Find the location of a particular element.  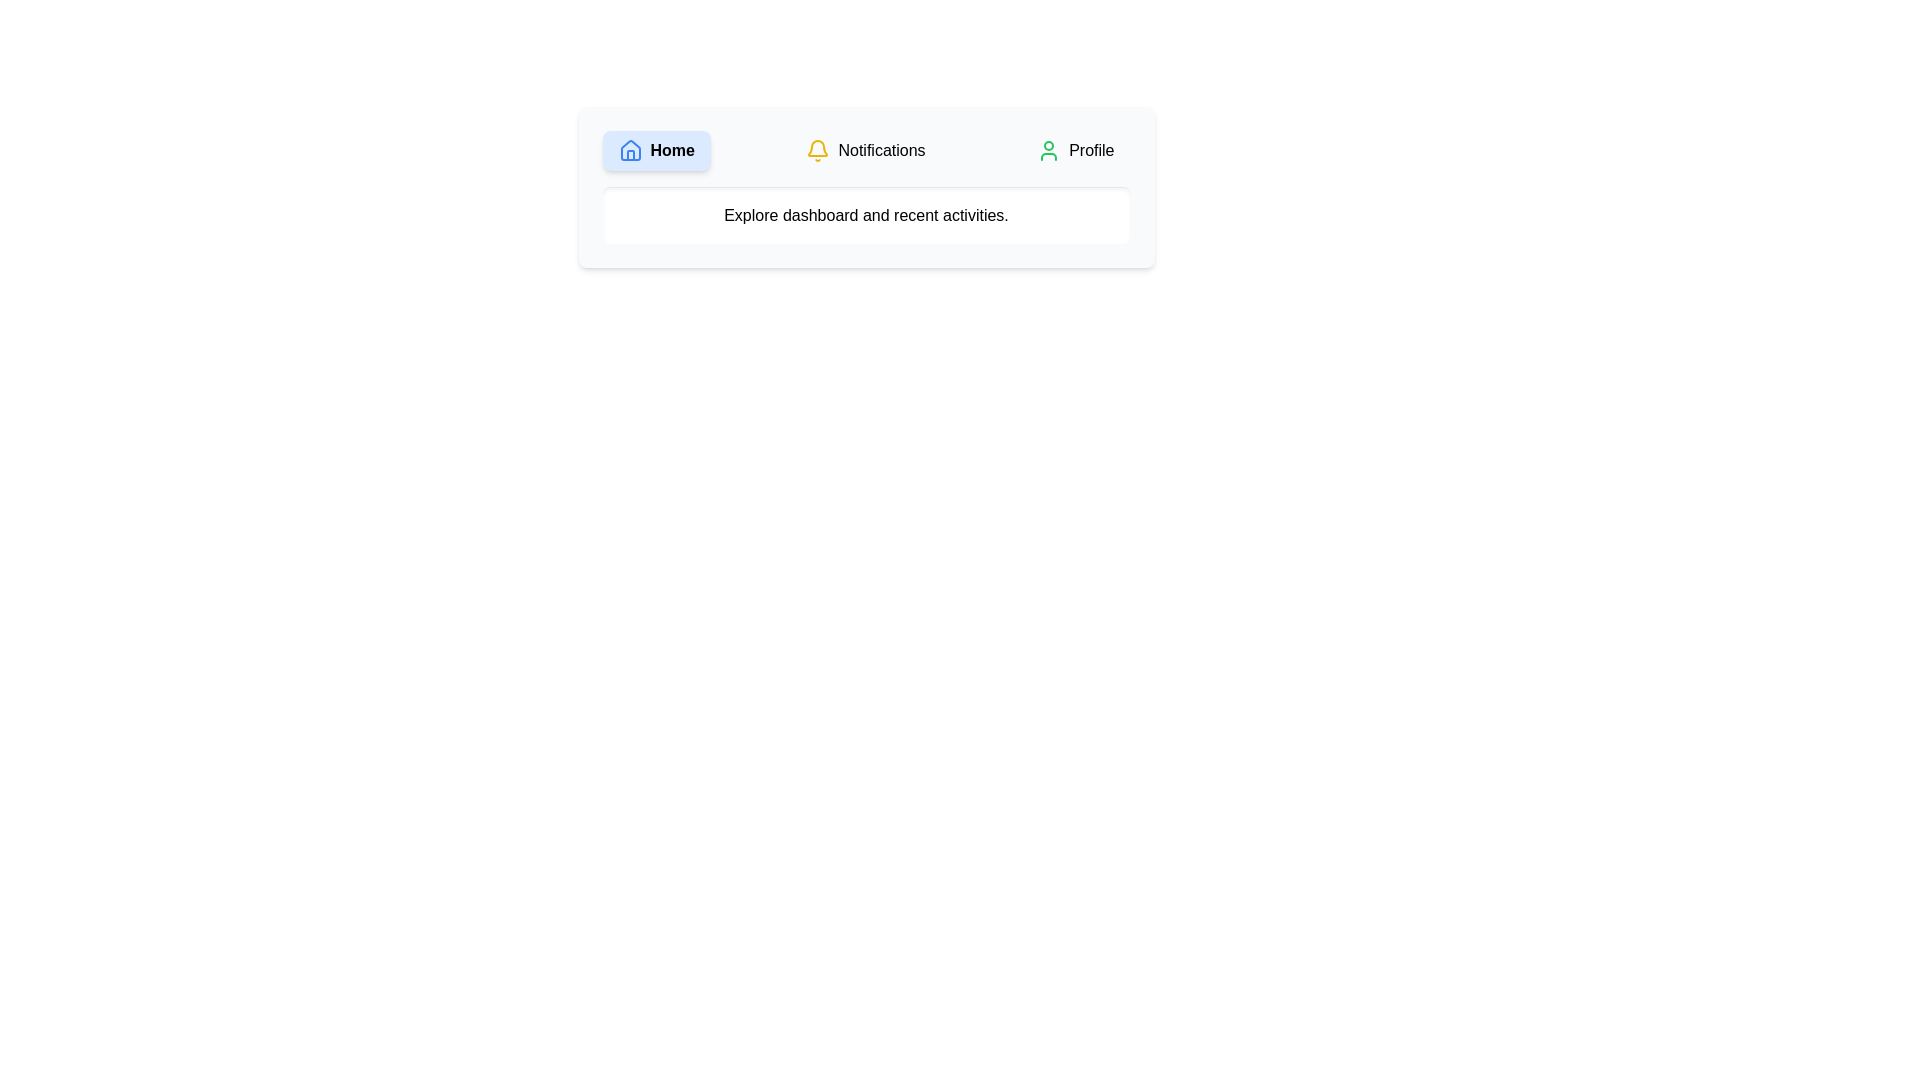

the Profile tab to observe its hover effect is located at coordinates (1074, 149).